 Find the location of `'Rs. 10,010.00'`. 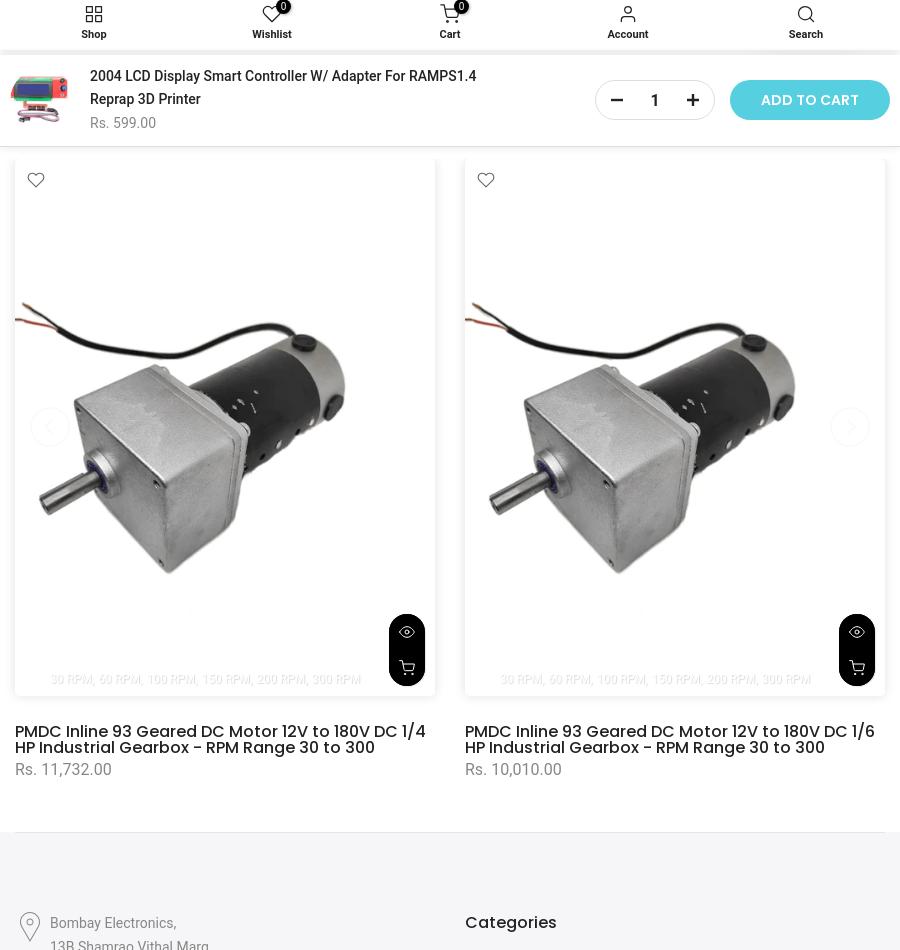

'Rs. 10,010.00' is located at coordinates (512, 767).